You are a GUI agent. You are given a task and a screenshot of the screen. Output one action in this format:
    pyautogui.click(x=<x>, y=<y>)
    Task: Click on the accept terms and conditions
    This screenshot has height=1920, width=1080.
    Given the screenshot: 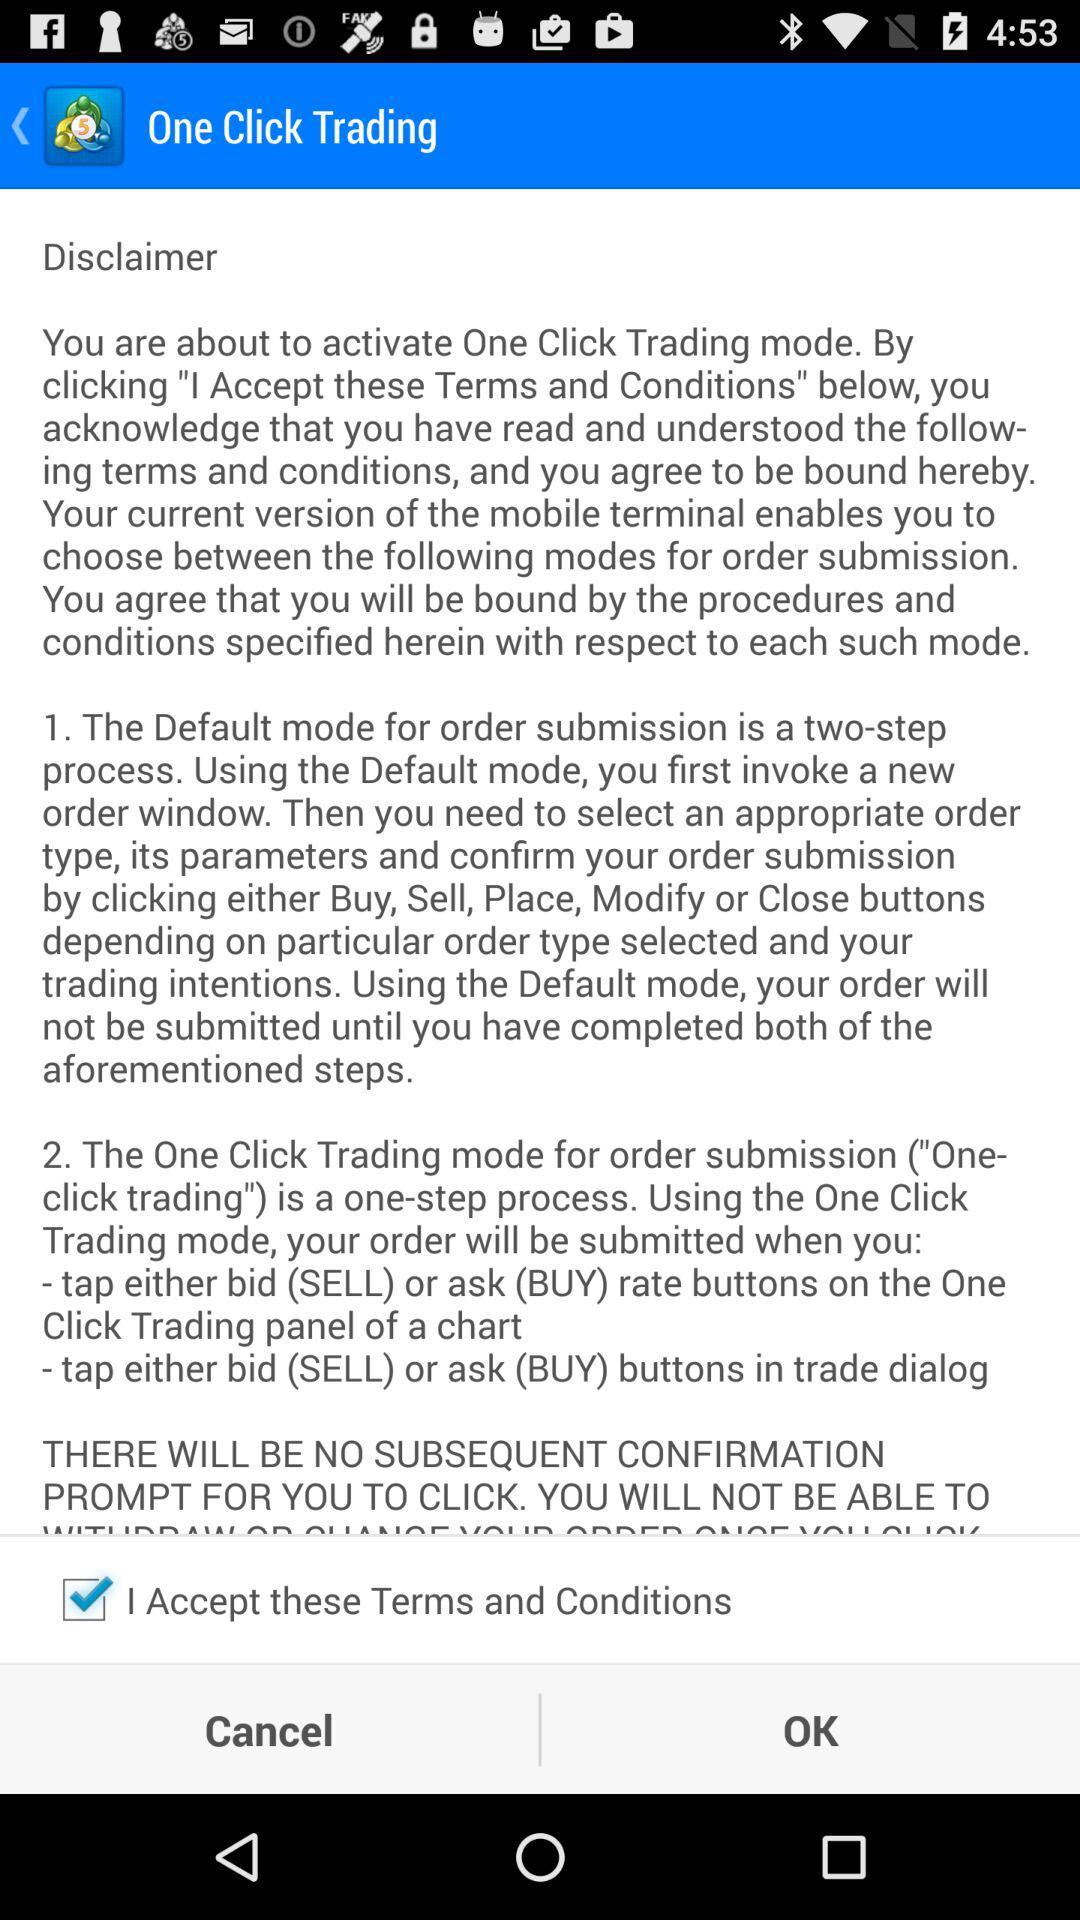 What is the action you would take?
    pyautogui.click(x=83, y=1598)
    